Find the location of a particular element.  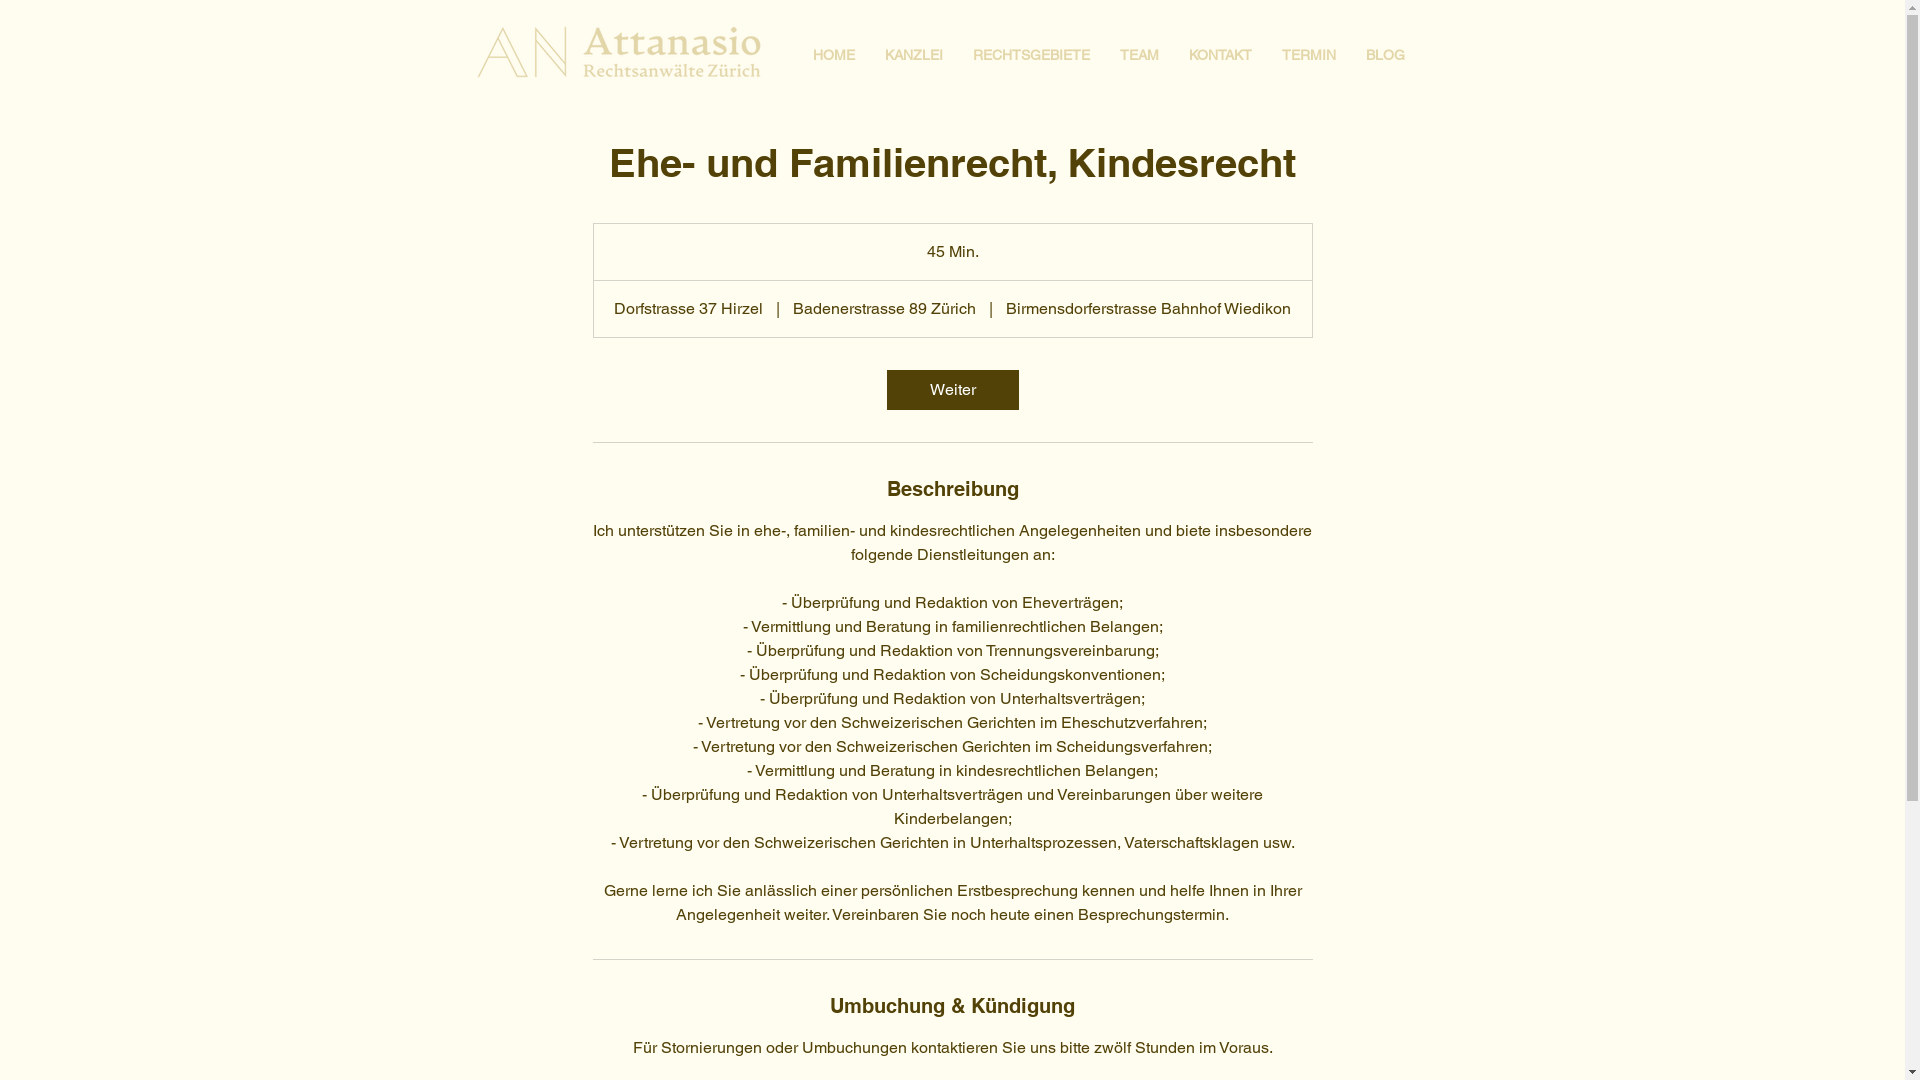

'KANZLEI' is located at coordinates (912, 52).